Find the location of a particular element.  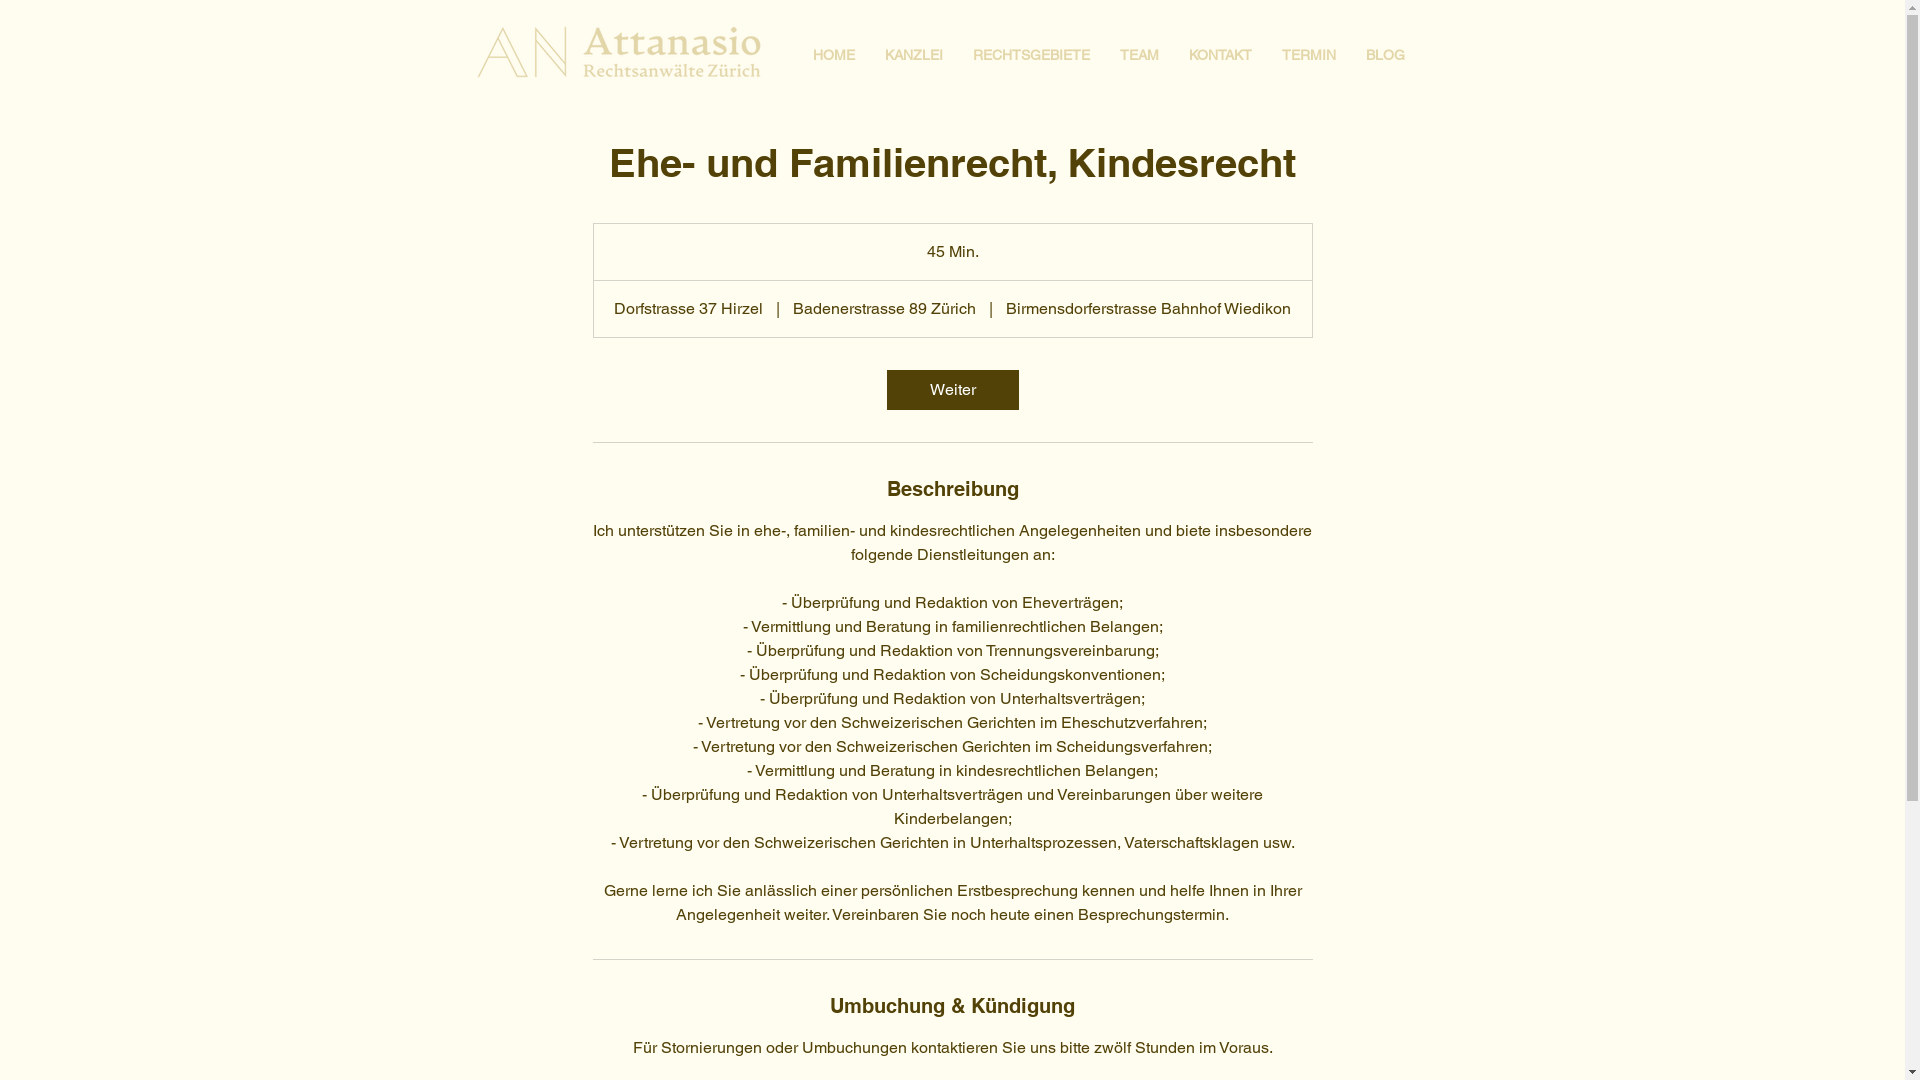

'KANZLEI' is located at coordinates (912, 52).